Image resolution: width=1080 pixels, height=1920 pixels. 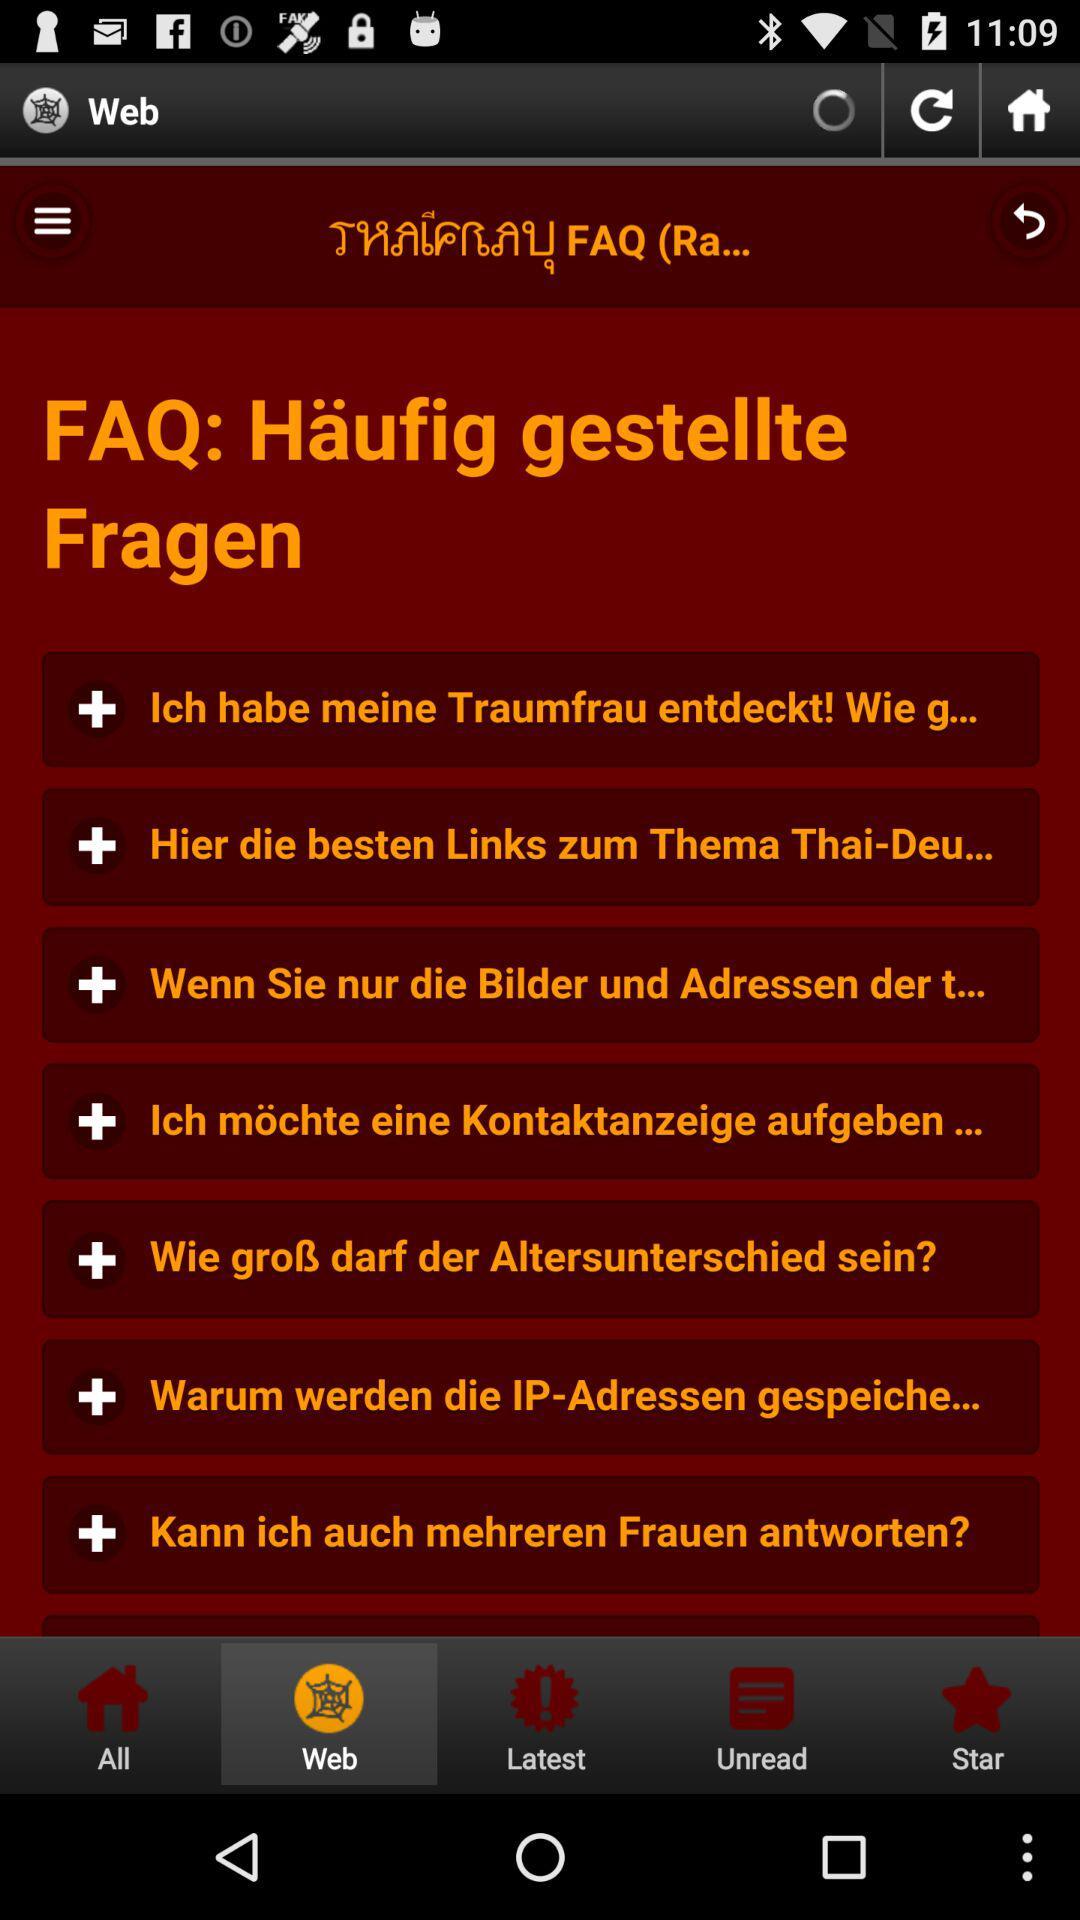 What do you see at coordinates (113, 1713) in the screenshot?
I see `all` at bounding box center [113, 1713].